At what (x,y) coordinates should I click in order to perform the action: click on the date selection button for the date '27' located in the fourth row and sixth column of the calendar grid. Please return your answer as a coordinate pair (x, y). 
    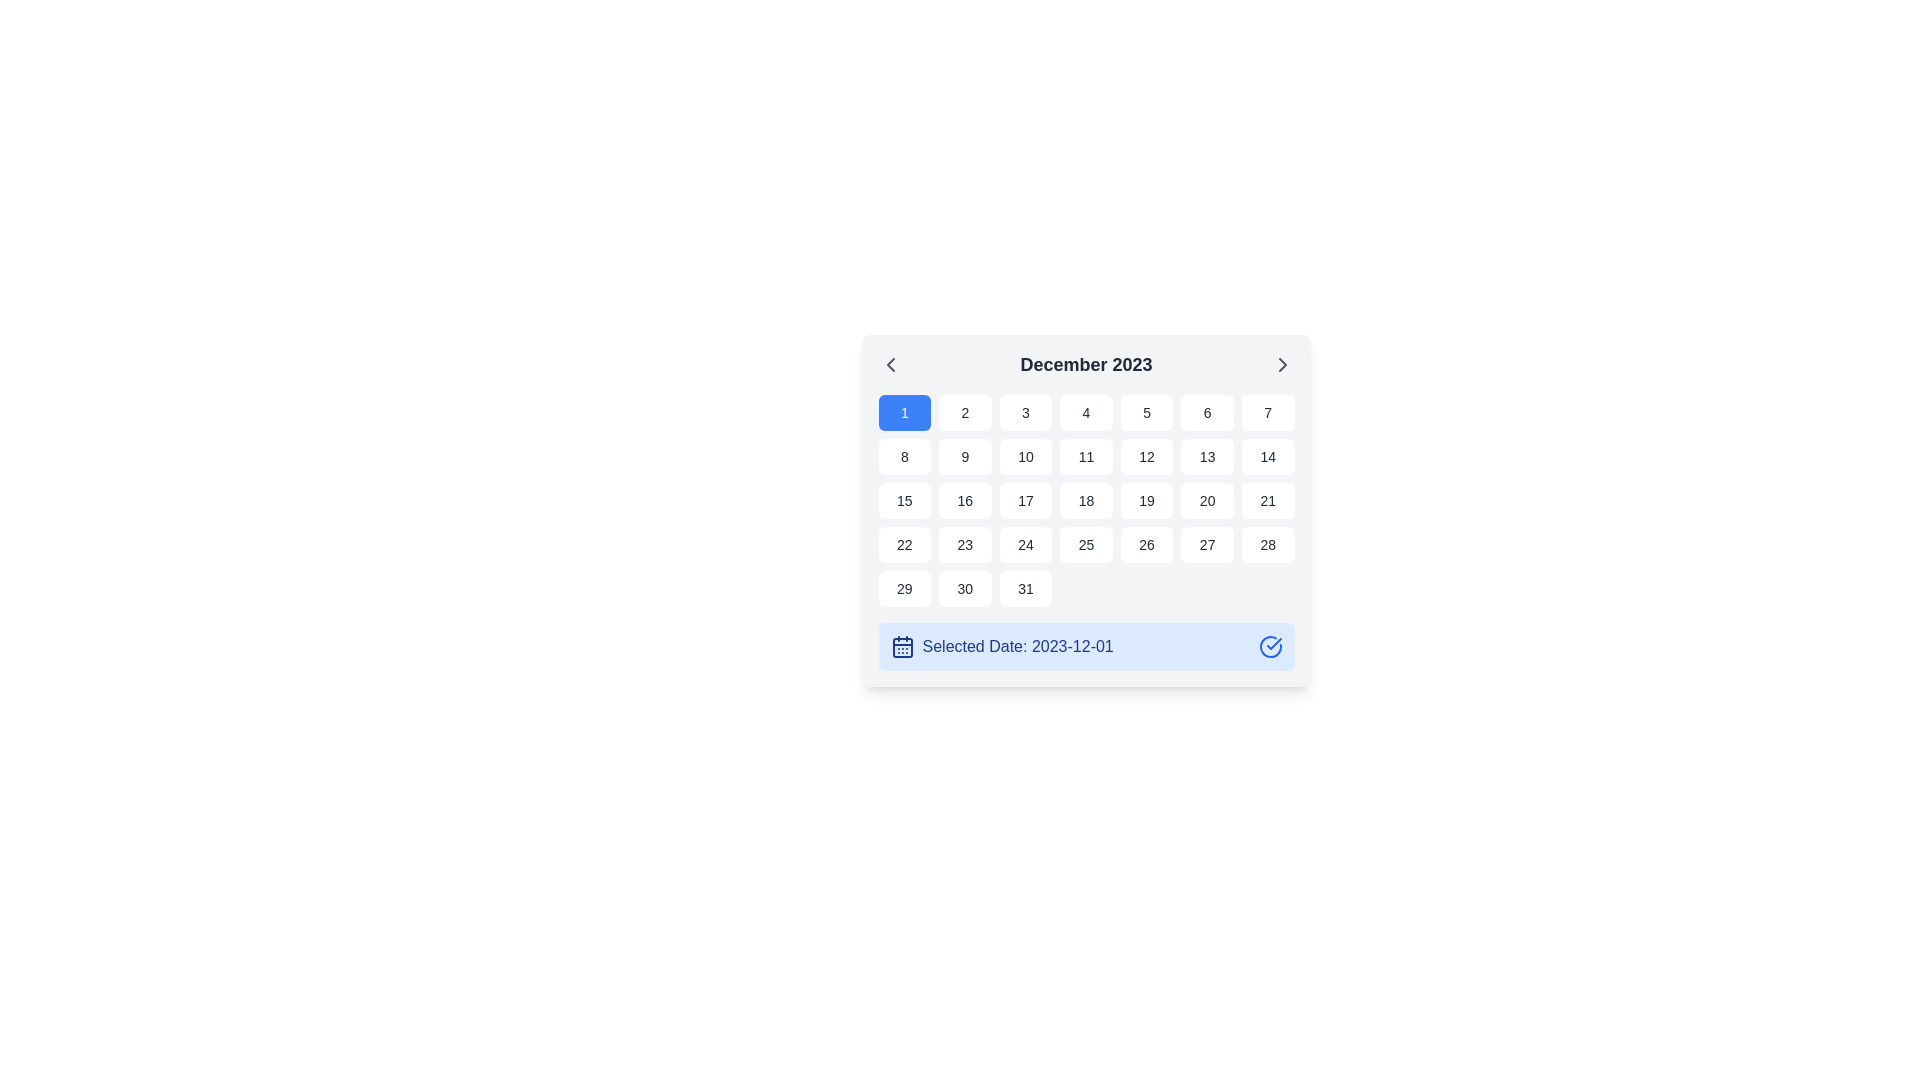
    Looking at the image, I should click on (1206, 544).